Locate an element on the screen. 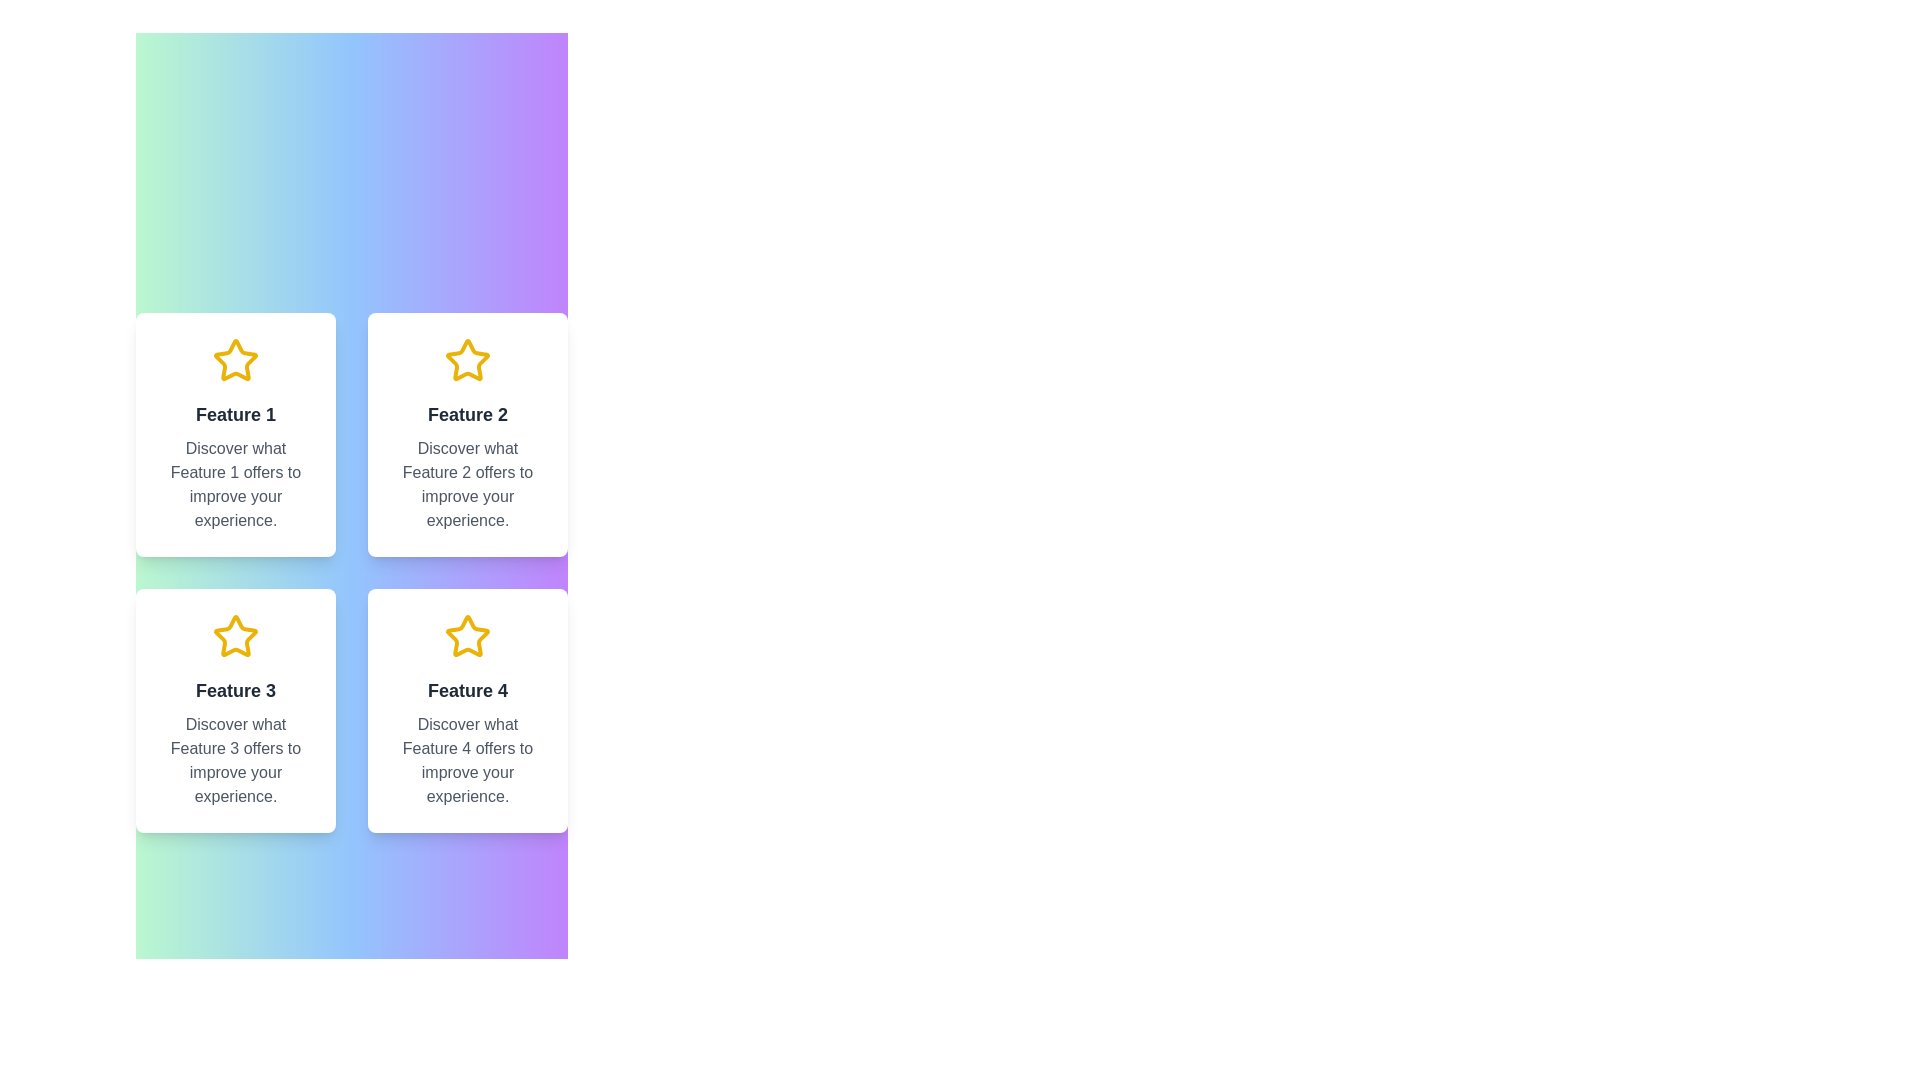  the star icon located at the top center of the white rectangular card labeled 'Feature 4' to interact with the rating feature is located at coordinates (466, 636).